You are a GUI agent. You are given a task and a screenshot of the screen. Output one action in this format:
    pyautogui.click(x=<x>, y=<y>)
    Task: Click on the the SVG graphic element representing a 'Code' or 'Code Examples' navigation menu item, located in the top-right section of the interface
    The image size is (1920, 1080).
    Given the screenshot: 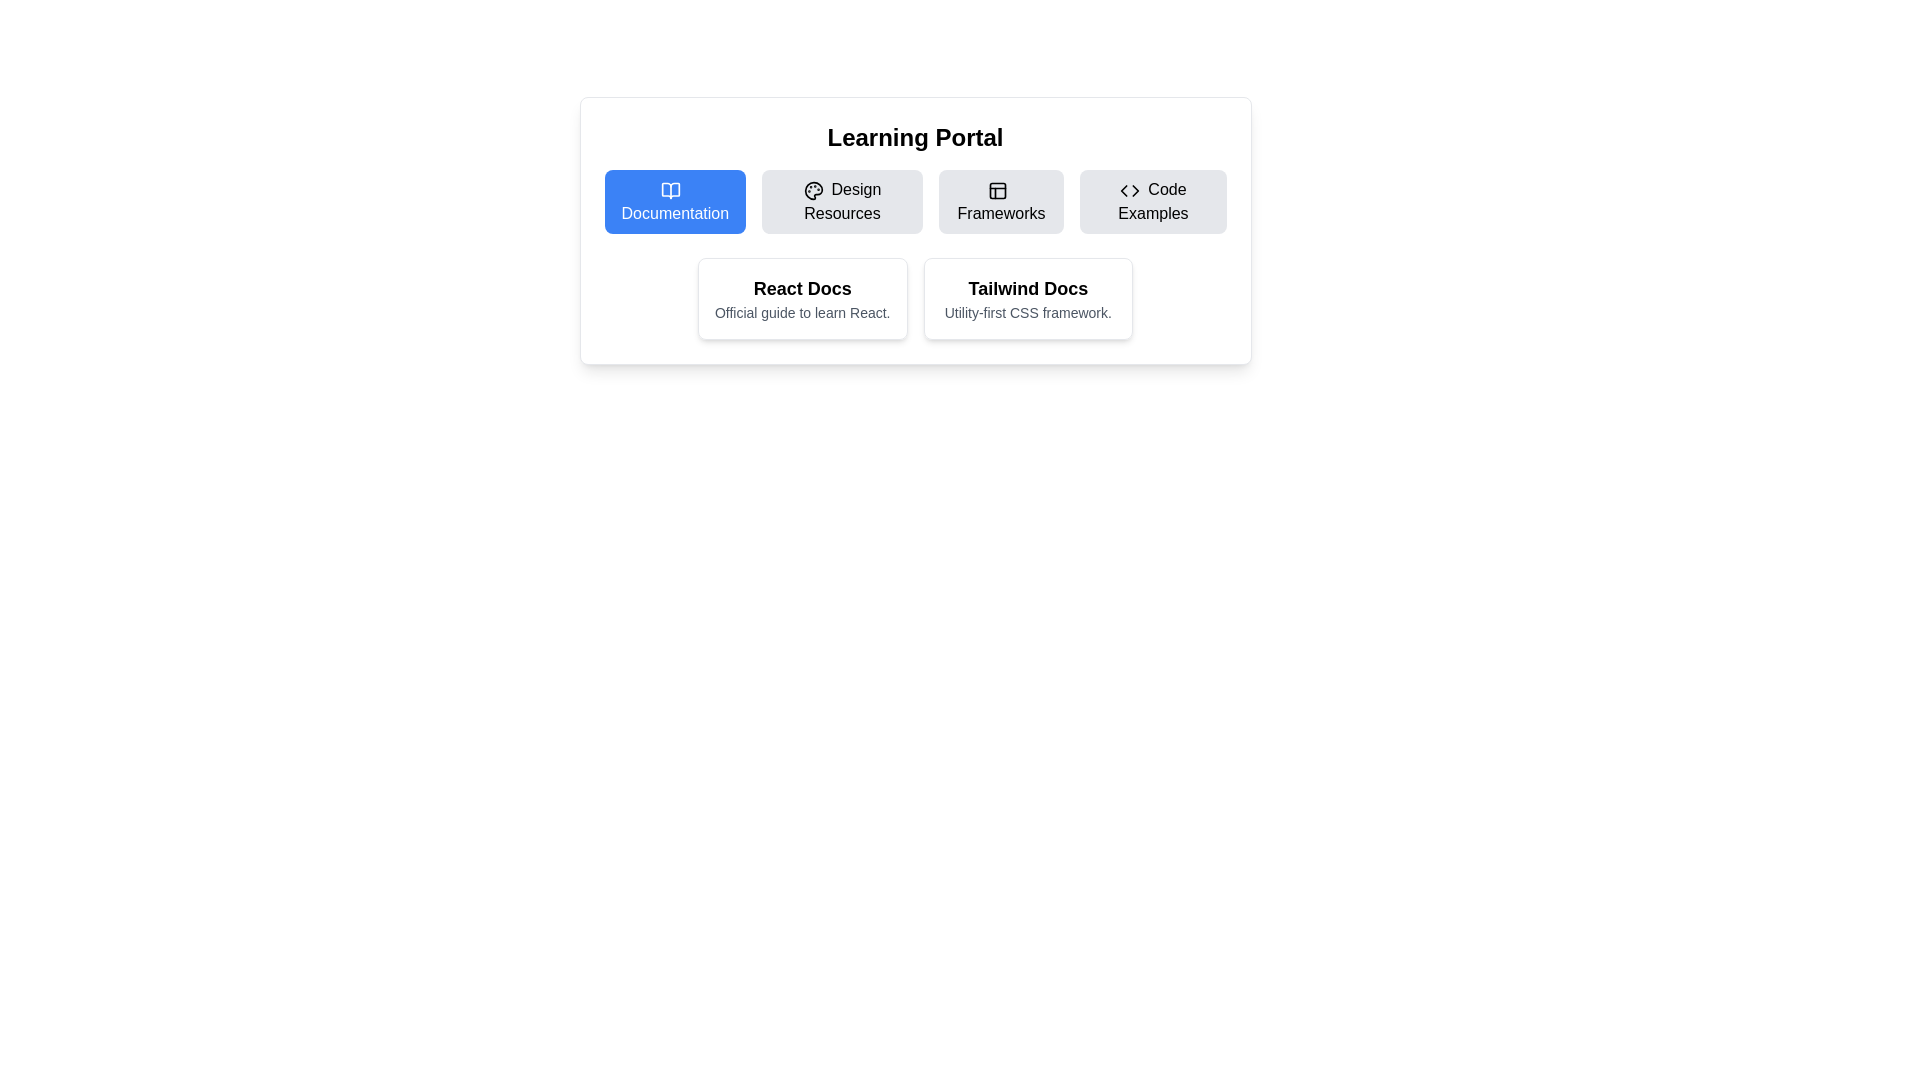 What is the action you would take?
    pyautogui.click(x=1136, y=190)
    